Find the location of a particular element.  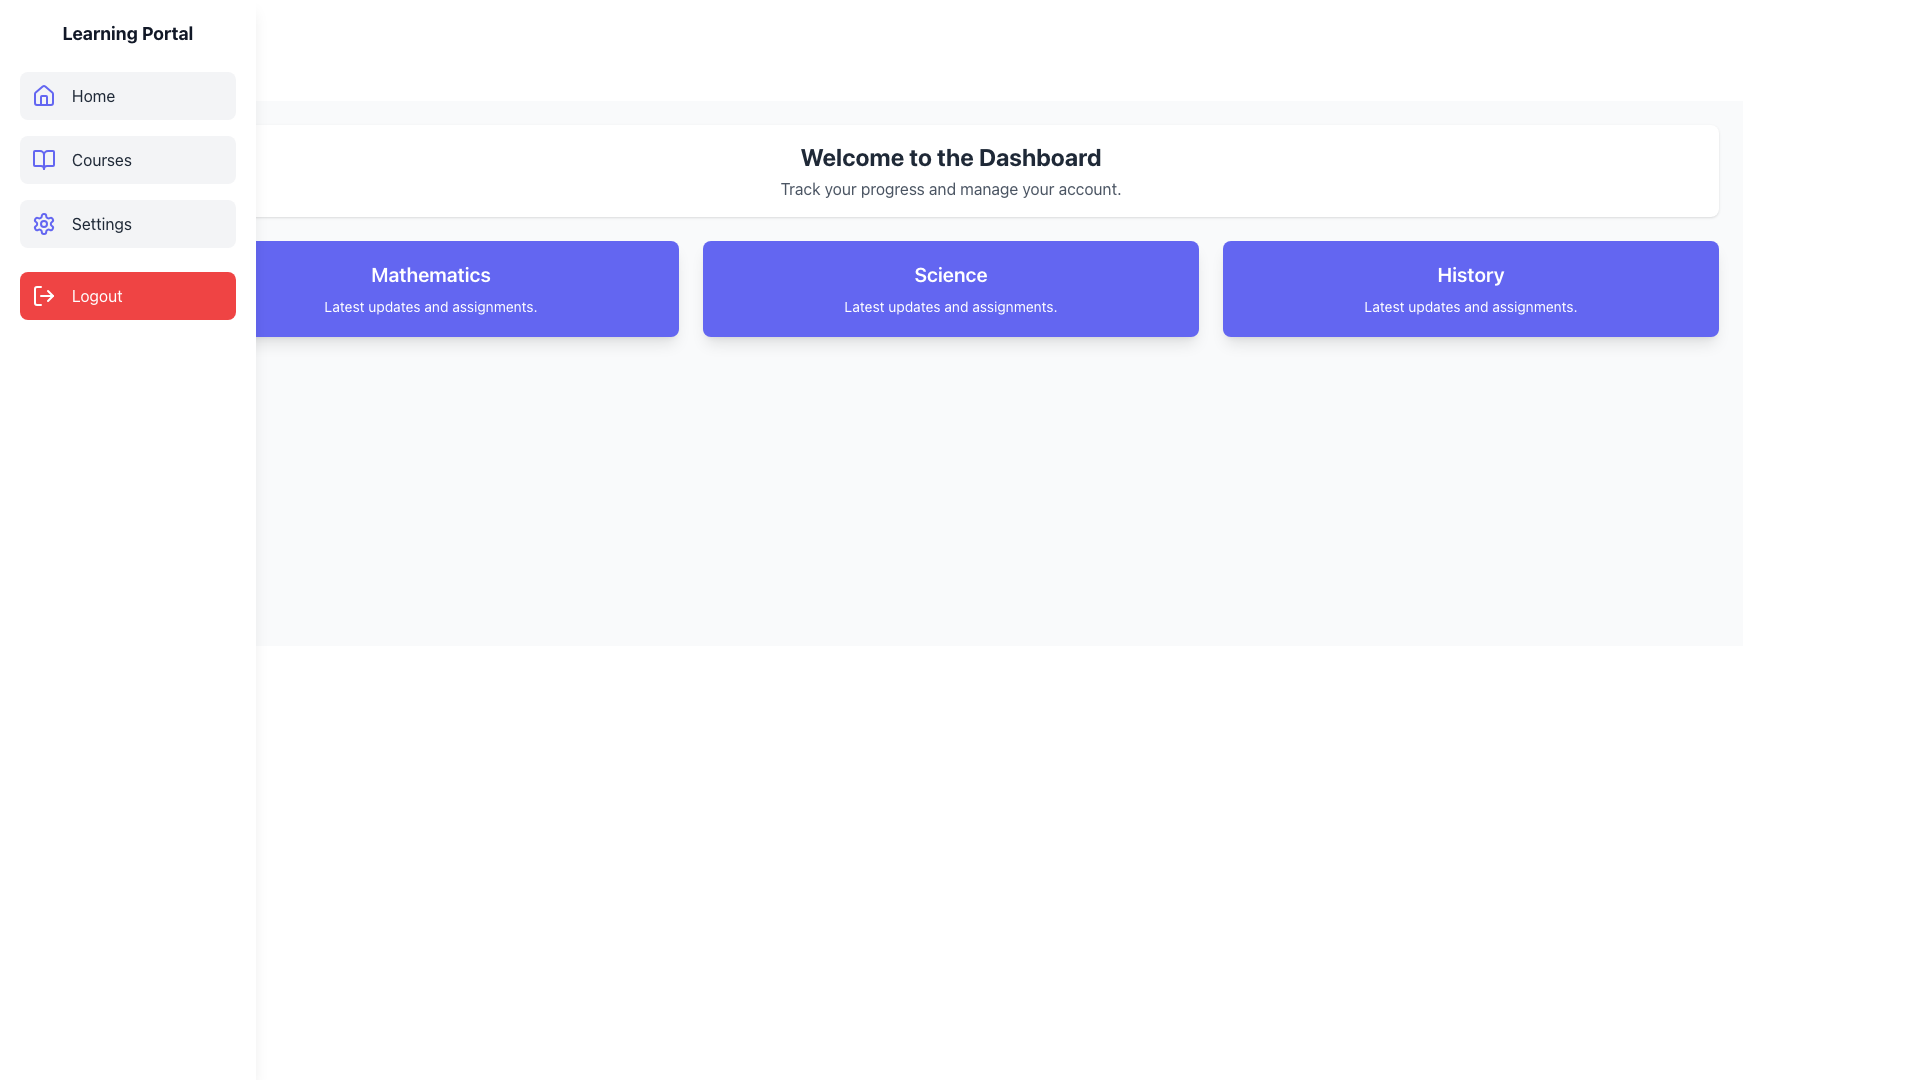

the 'Learning Portal' static text label, which is a bold and large font element located at the top of the sidebar is located at coordinates (127, 34).